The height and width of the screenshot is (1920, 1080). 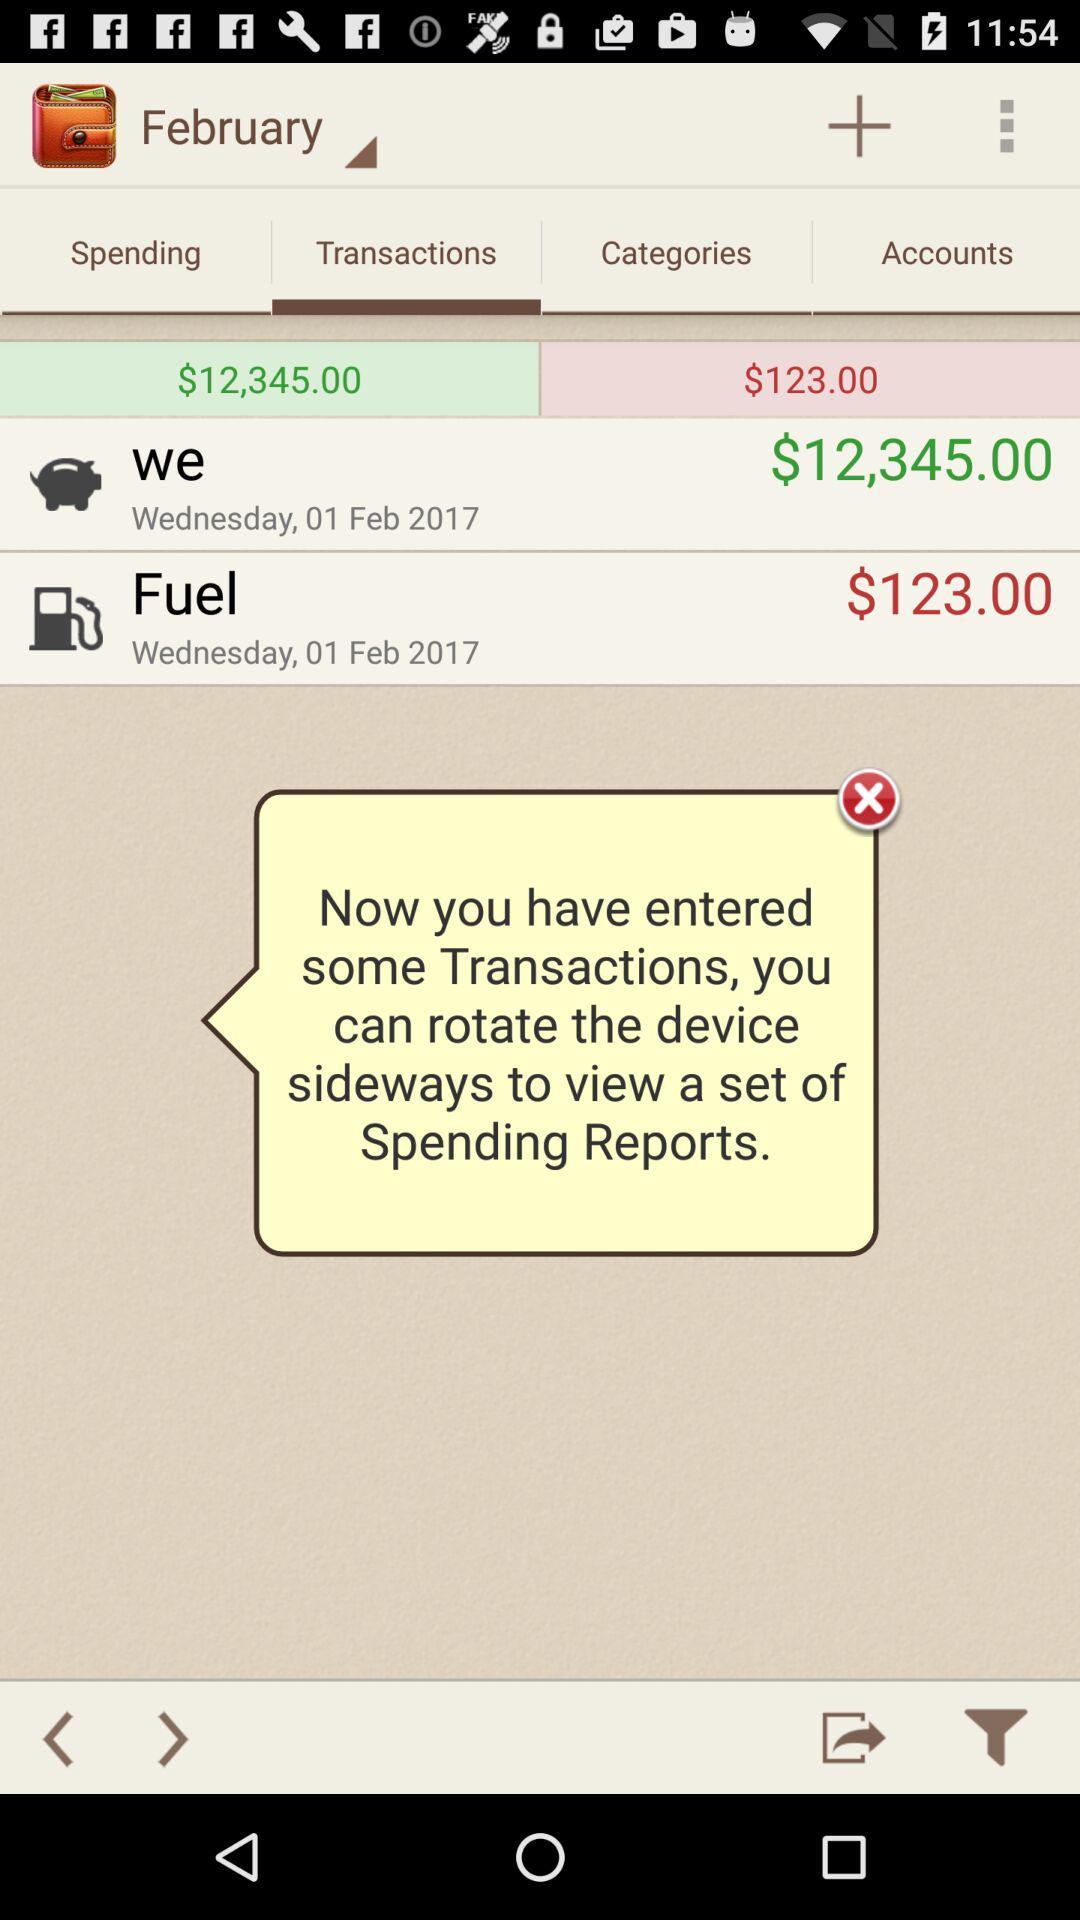 What do you see at coordinates (995, 1858) in the screenshot?
I see `the filter icon` at bounding box center [995, 1858].